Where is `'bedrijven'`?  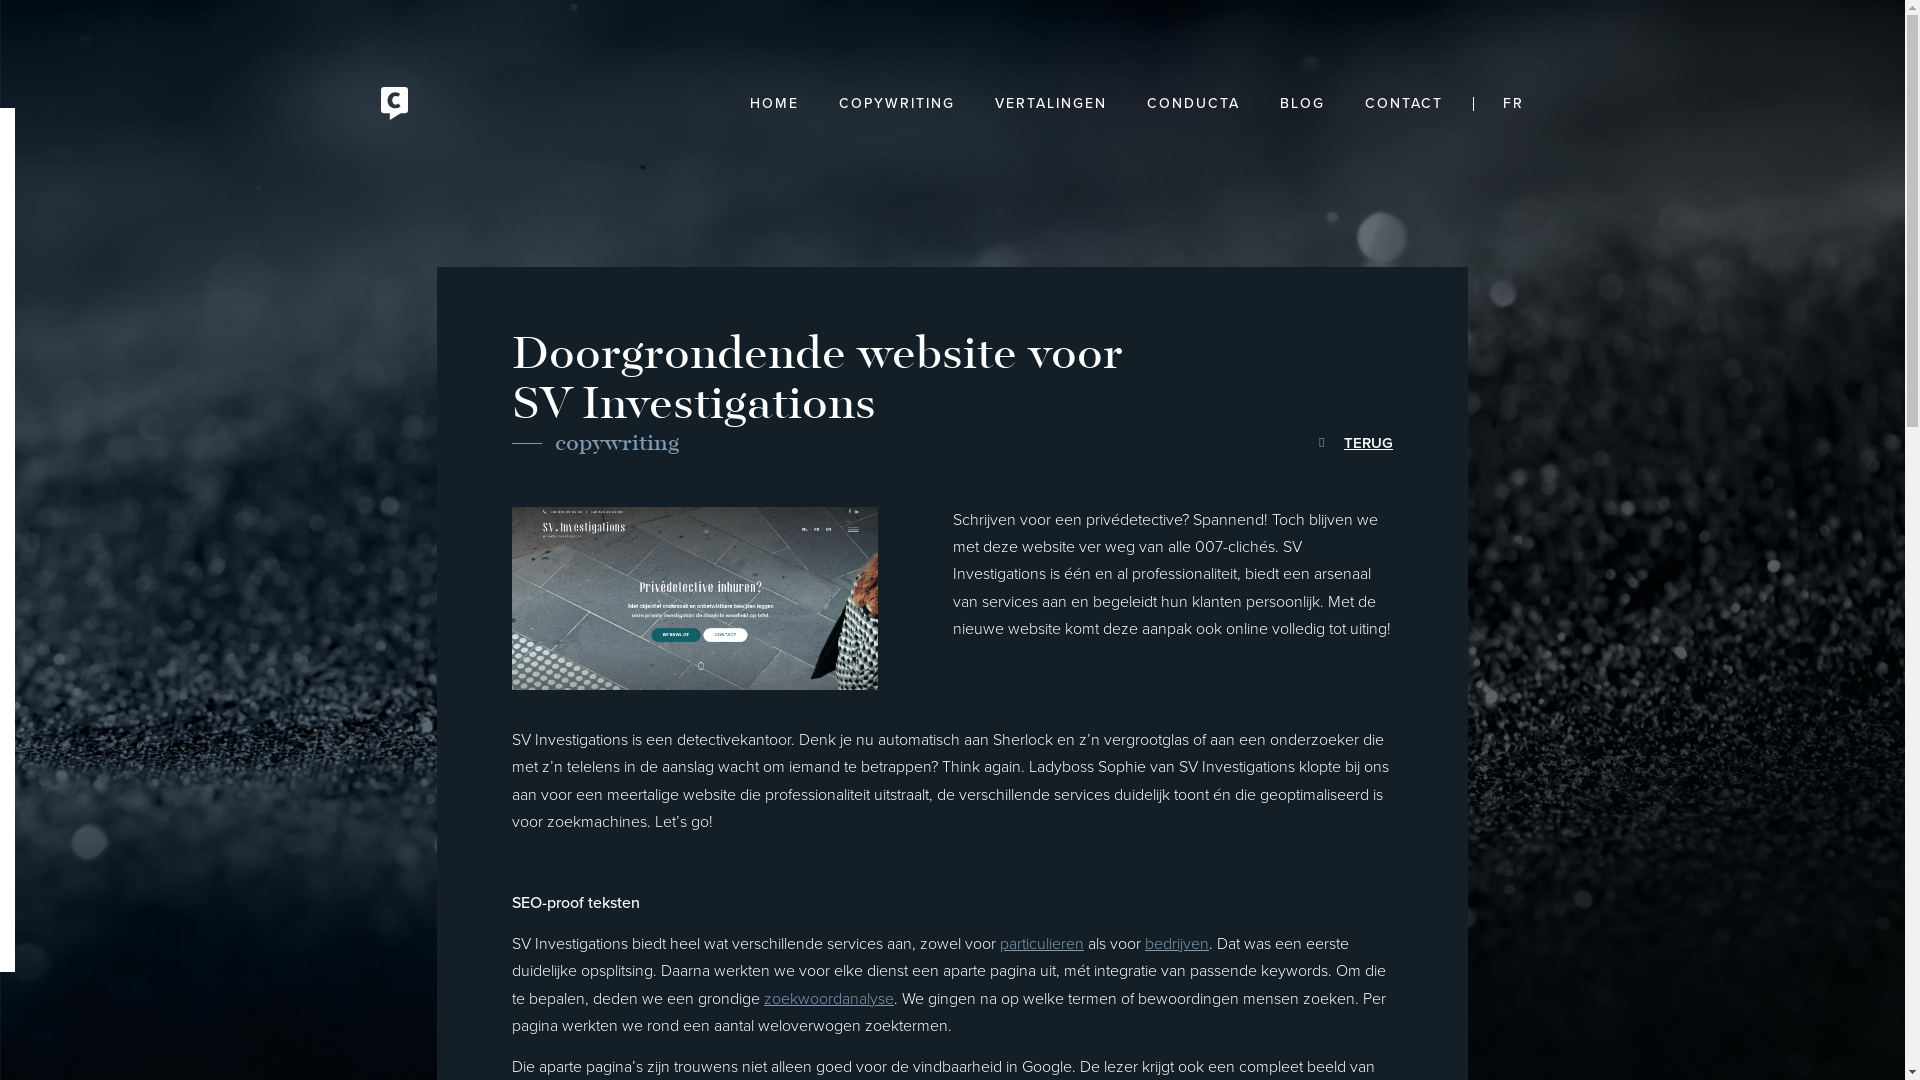
'bedrijven' is located at coordinates (1176, 944).